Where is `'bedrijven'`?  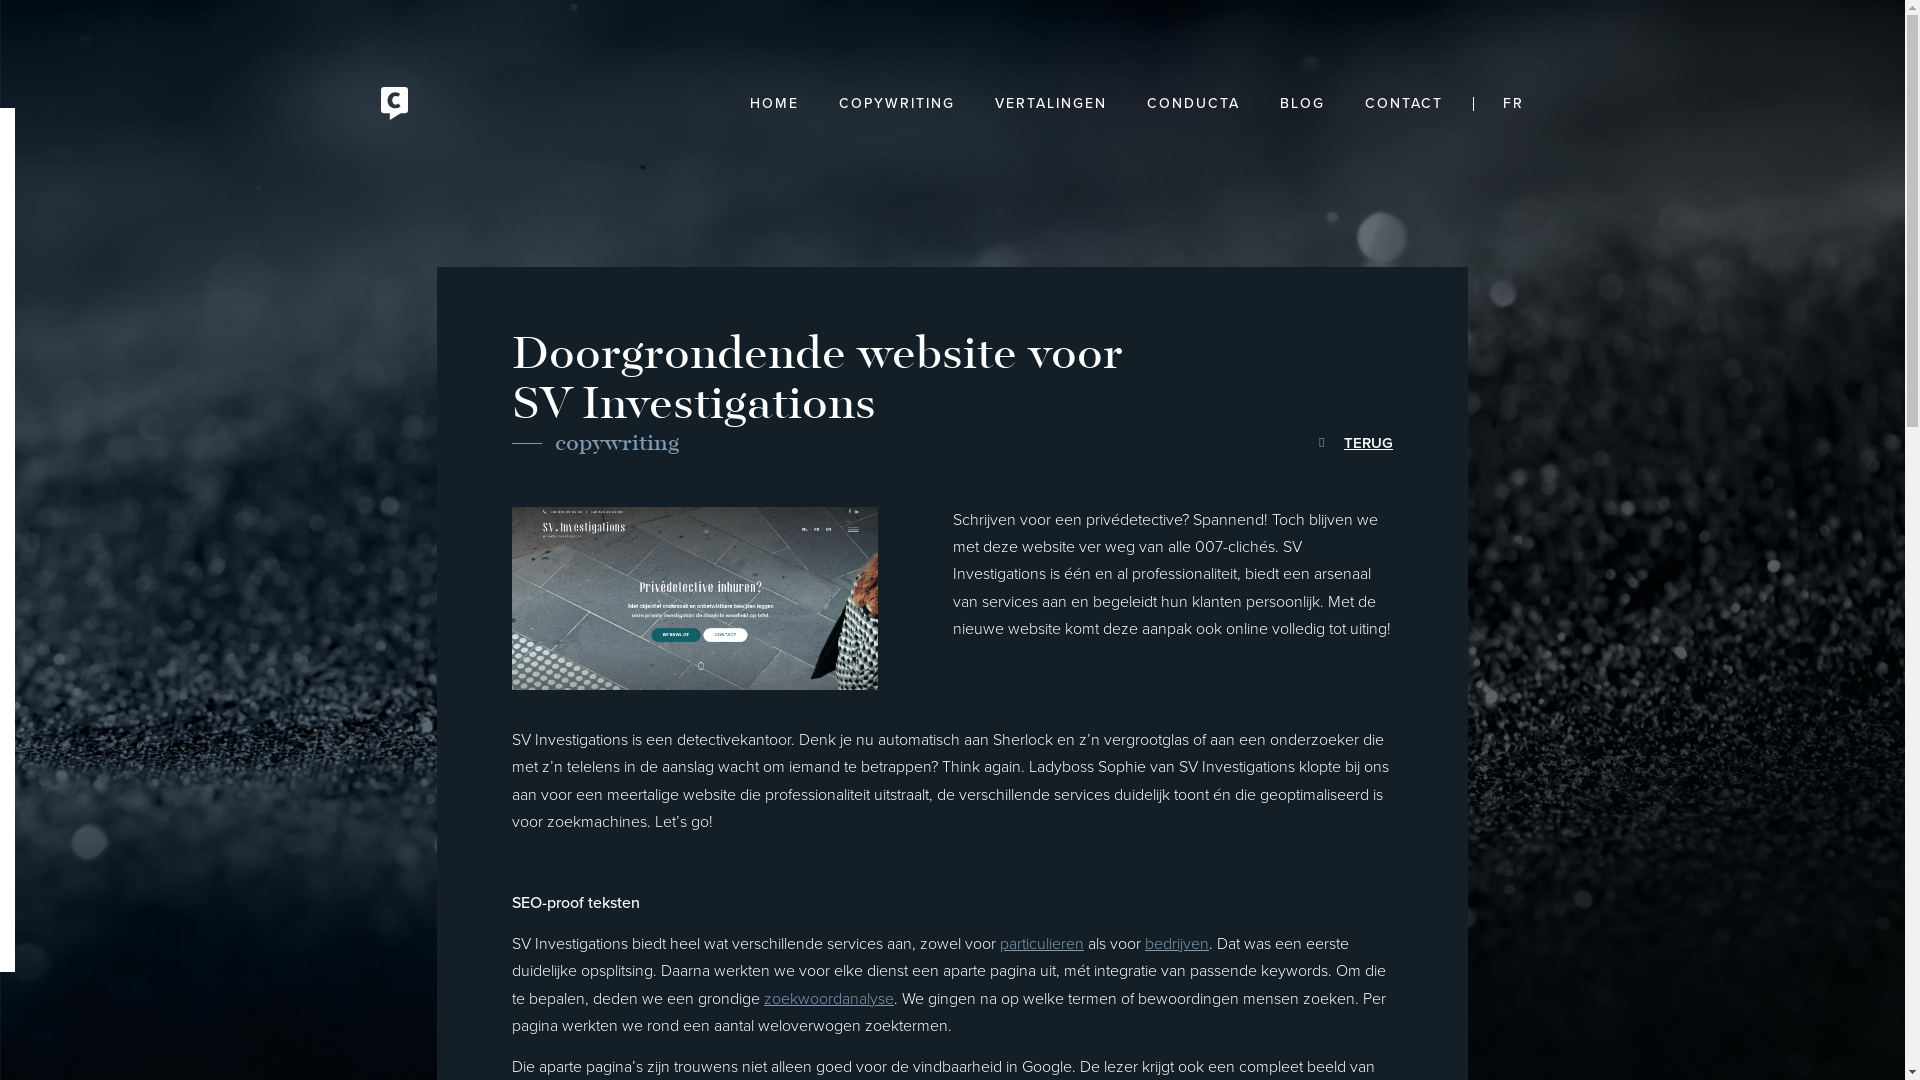
'bedrijven' is located at coordinates (1176, 944).